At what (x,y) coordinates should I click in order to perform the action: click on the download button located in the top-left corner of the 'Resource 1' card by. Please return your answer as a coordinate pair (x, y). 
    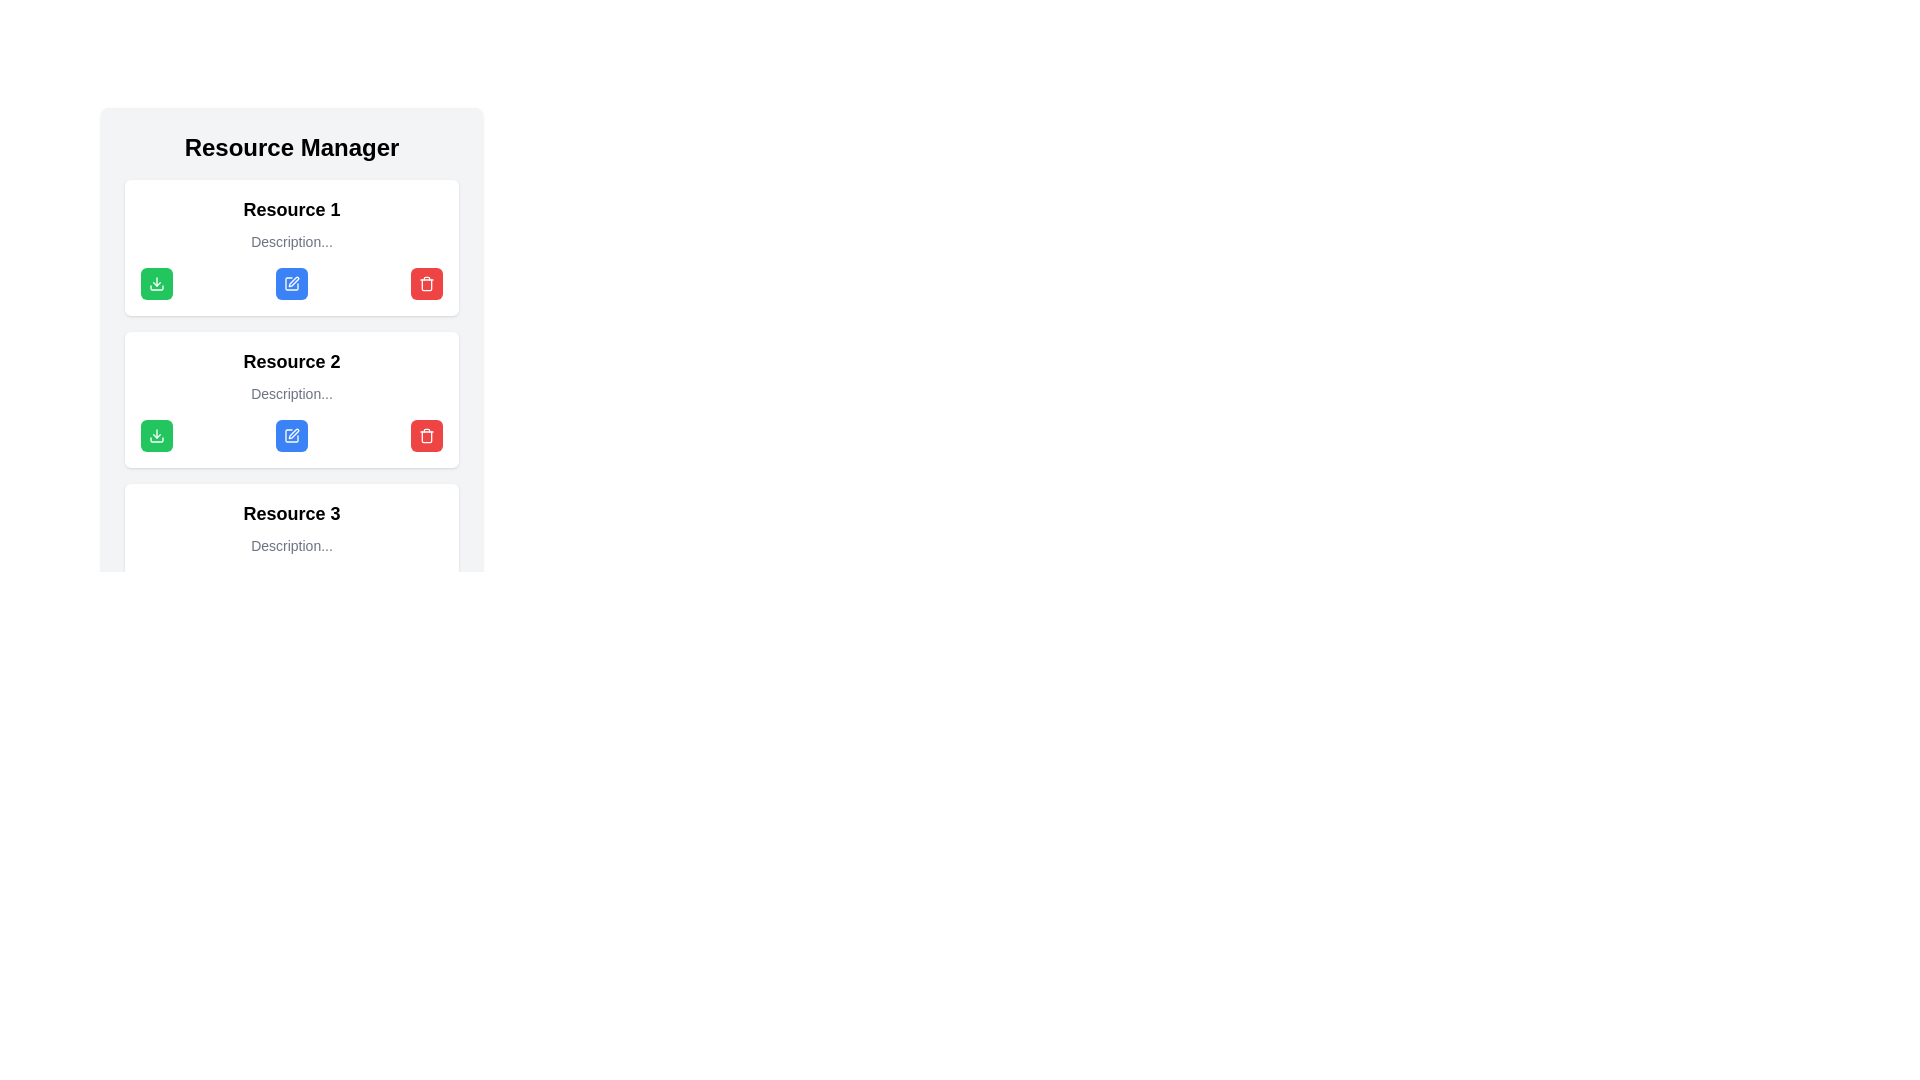
    Looking at the image, I should click on (156, 284).